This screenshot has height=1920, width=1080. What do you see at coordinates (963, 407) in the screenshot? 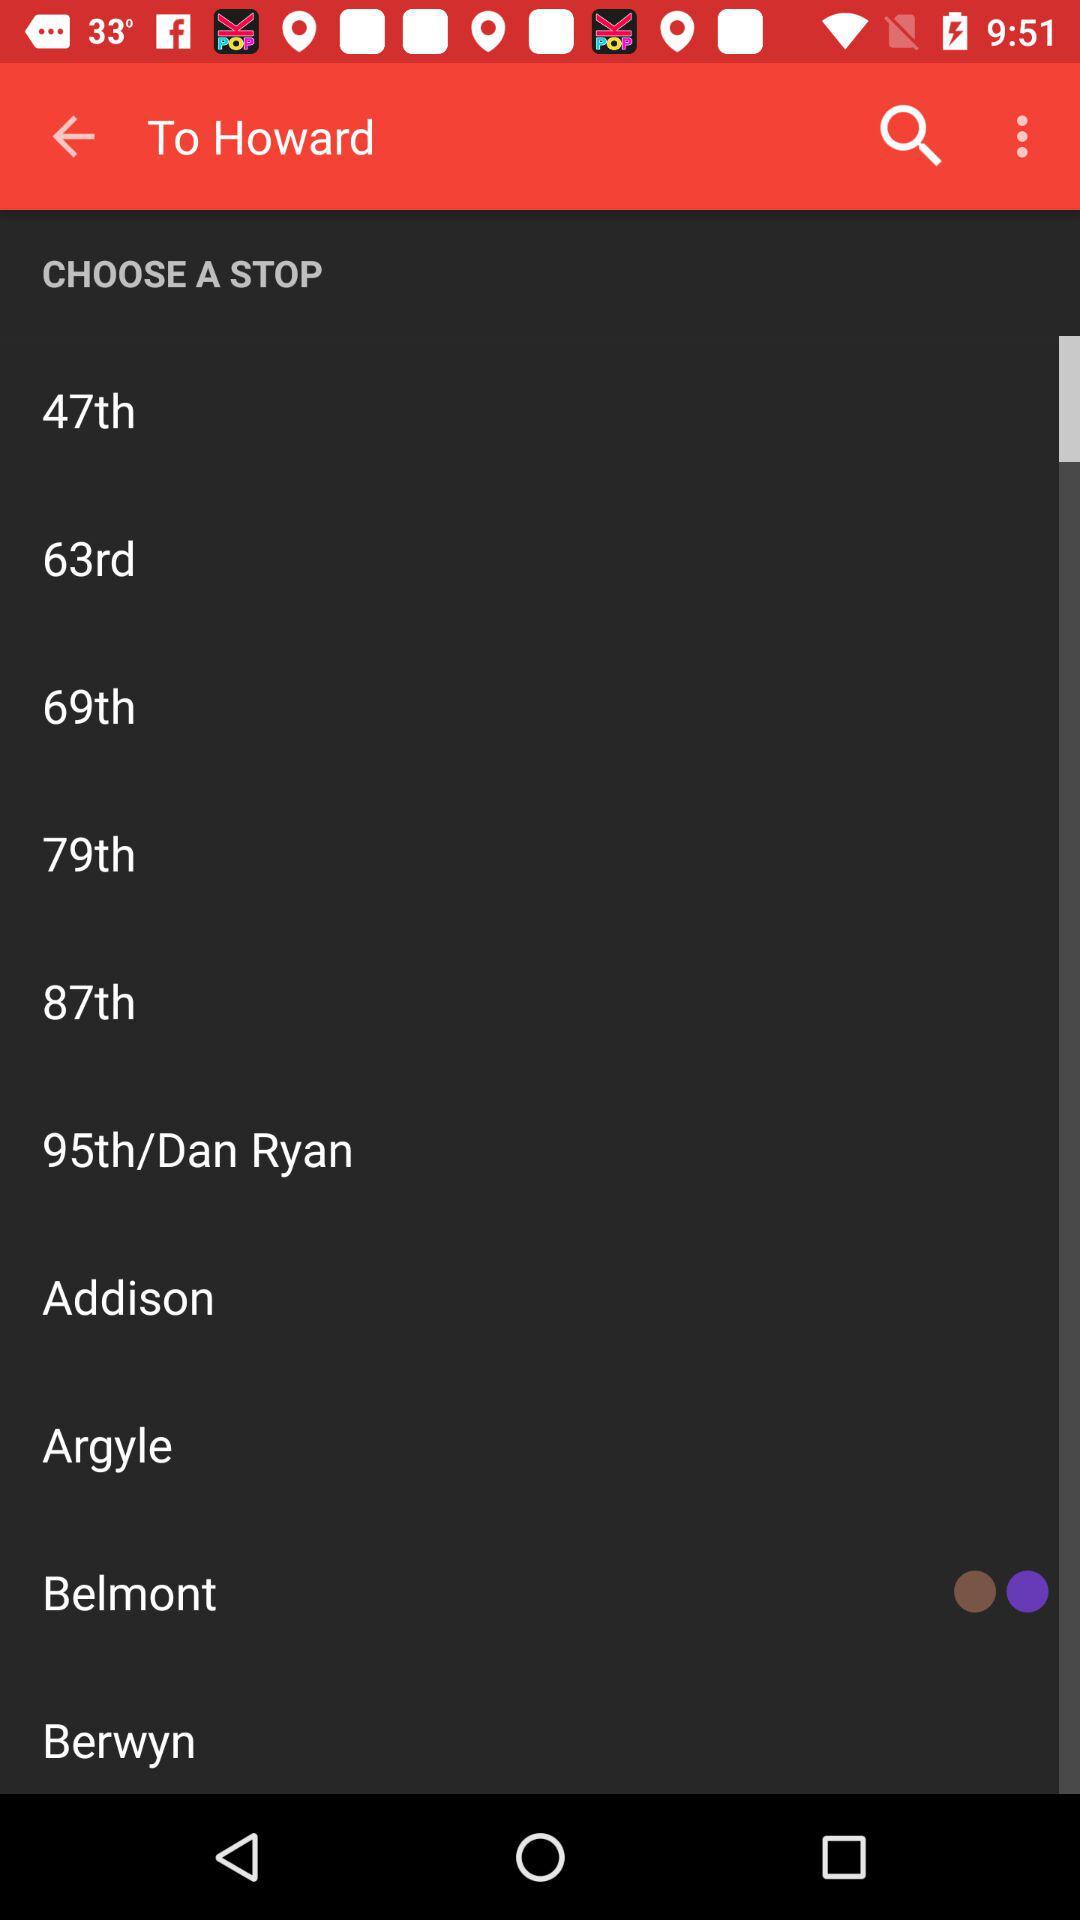
I see `the icon to the right of north bound icon` at bounding box center [963, 407].